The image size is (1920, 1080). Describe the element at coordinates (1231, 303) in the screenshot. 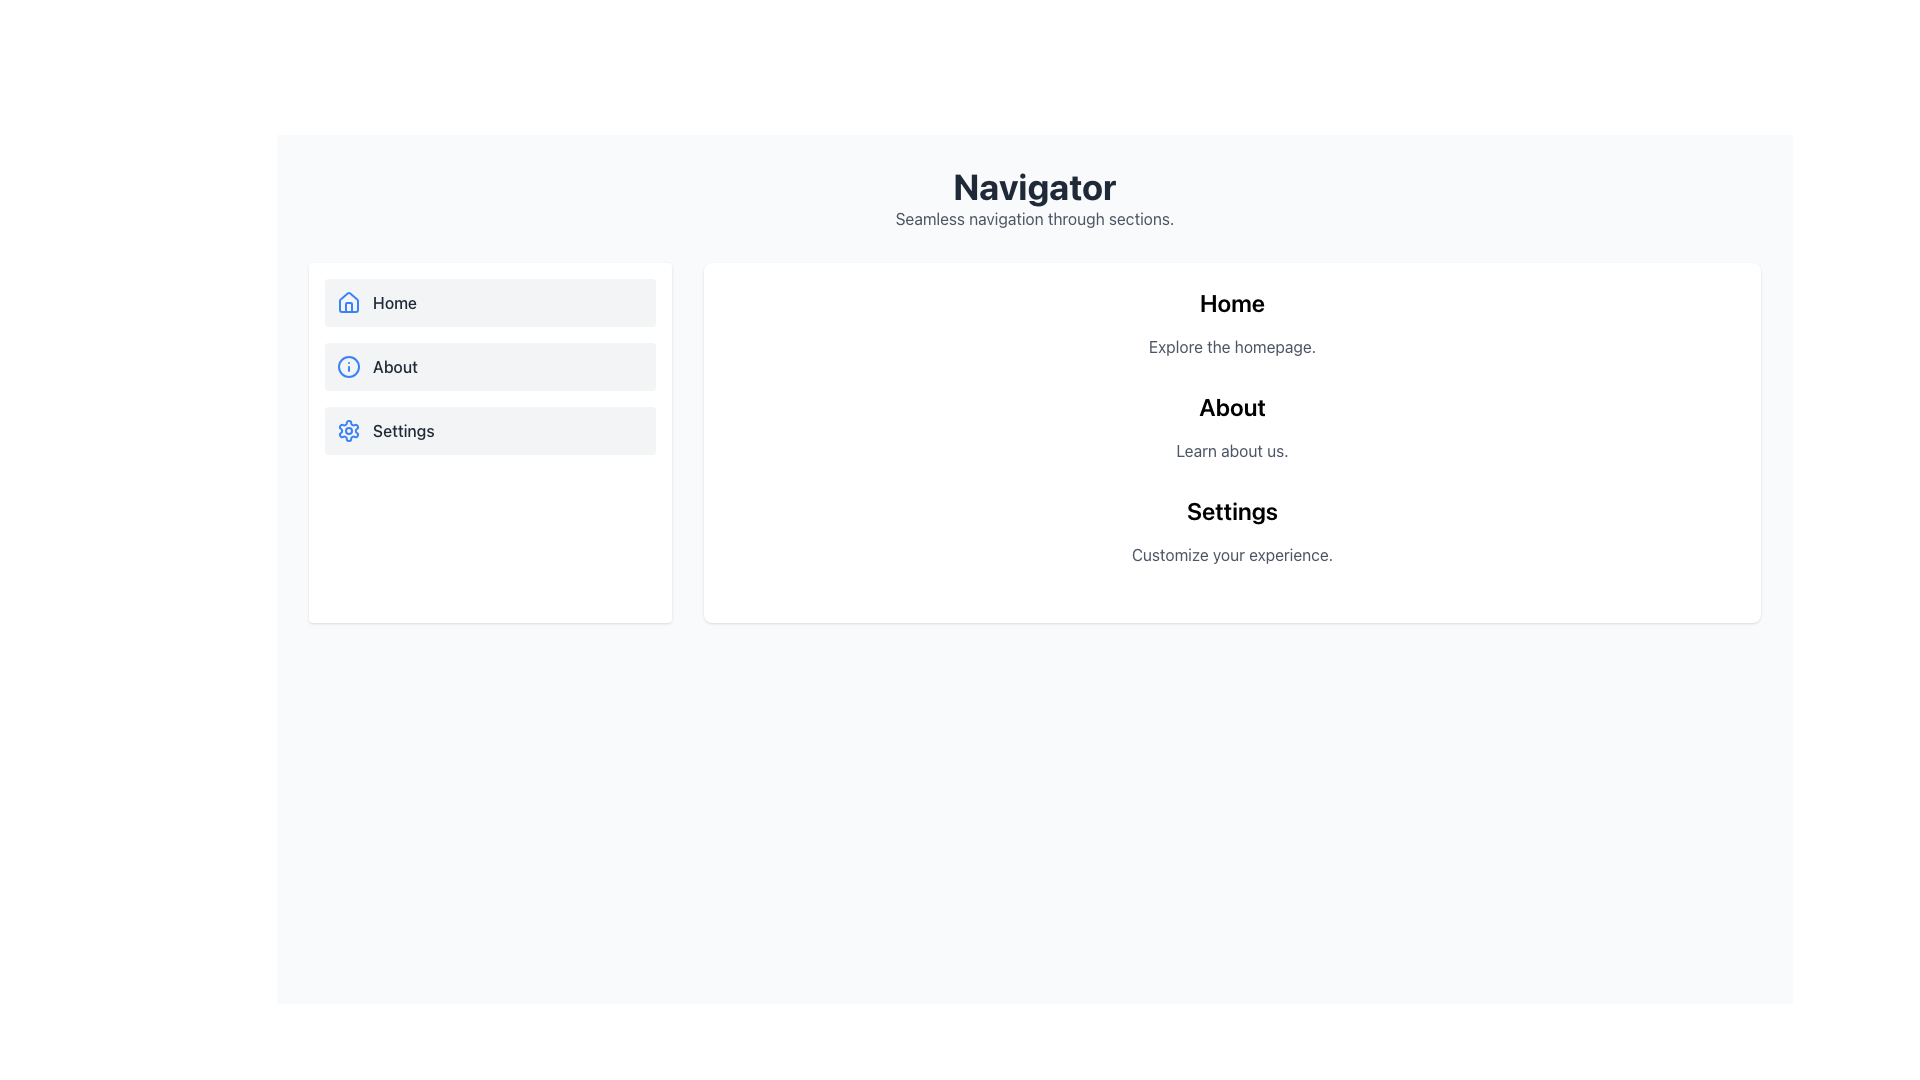

I see `the header text label for the 'home' section, which is positioned above the text 'Explore the homepage.'` at that location.